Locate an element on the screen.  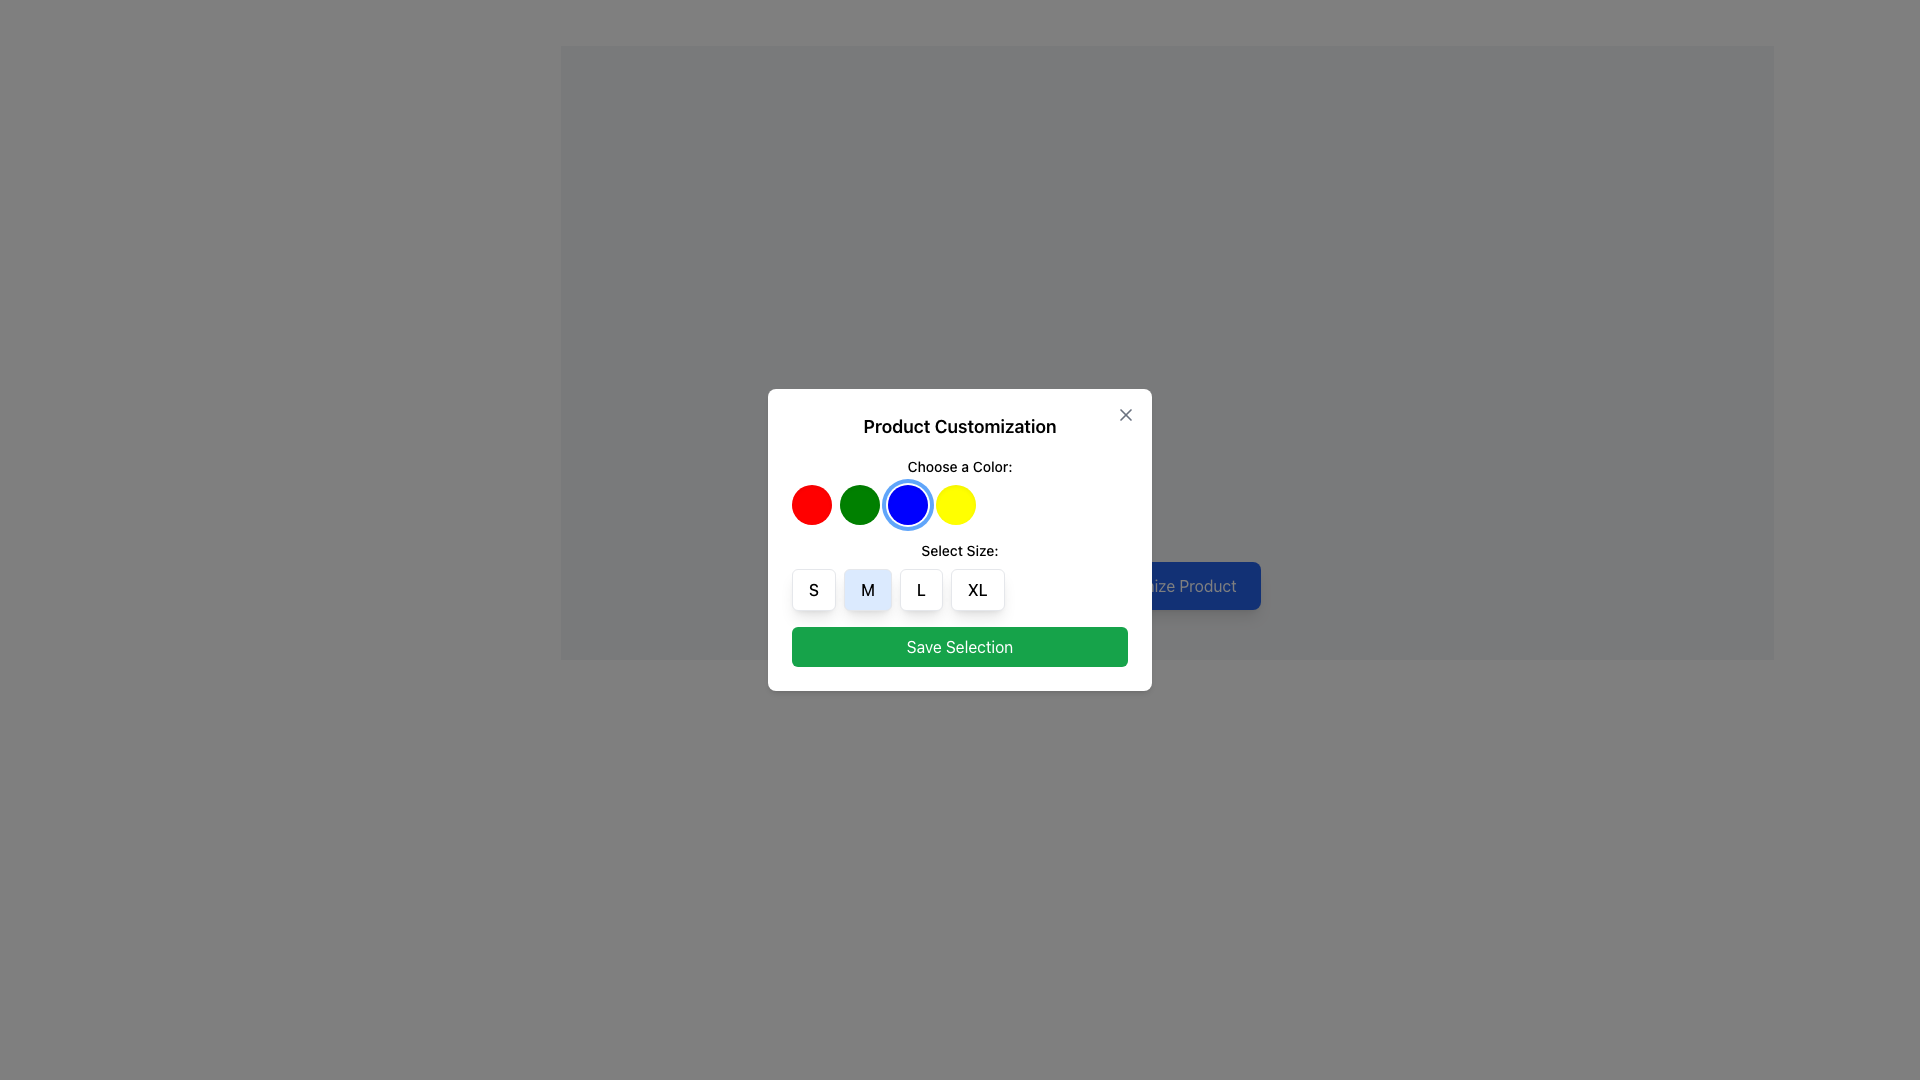
the rightmost circular button with a yellow background in the row of color selection buttons to choose the yellow color is located at coordinates (954, 504).